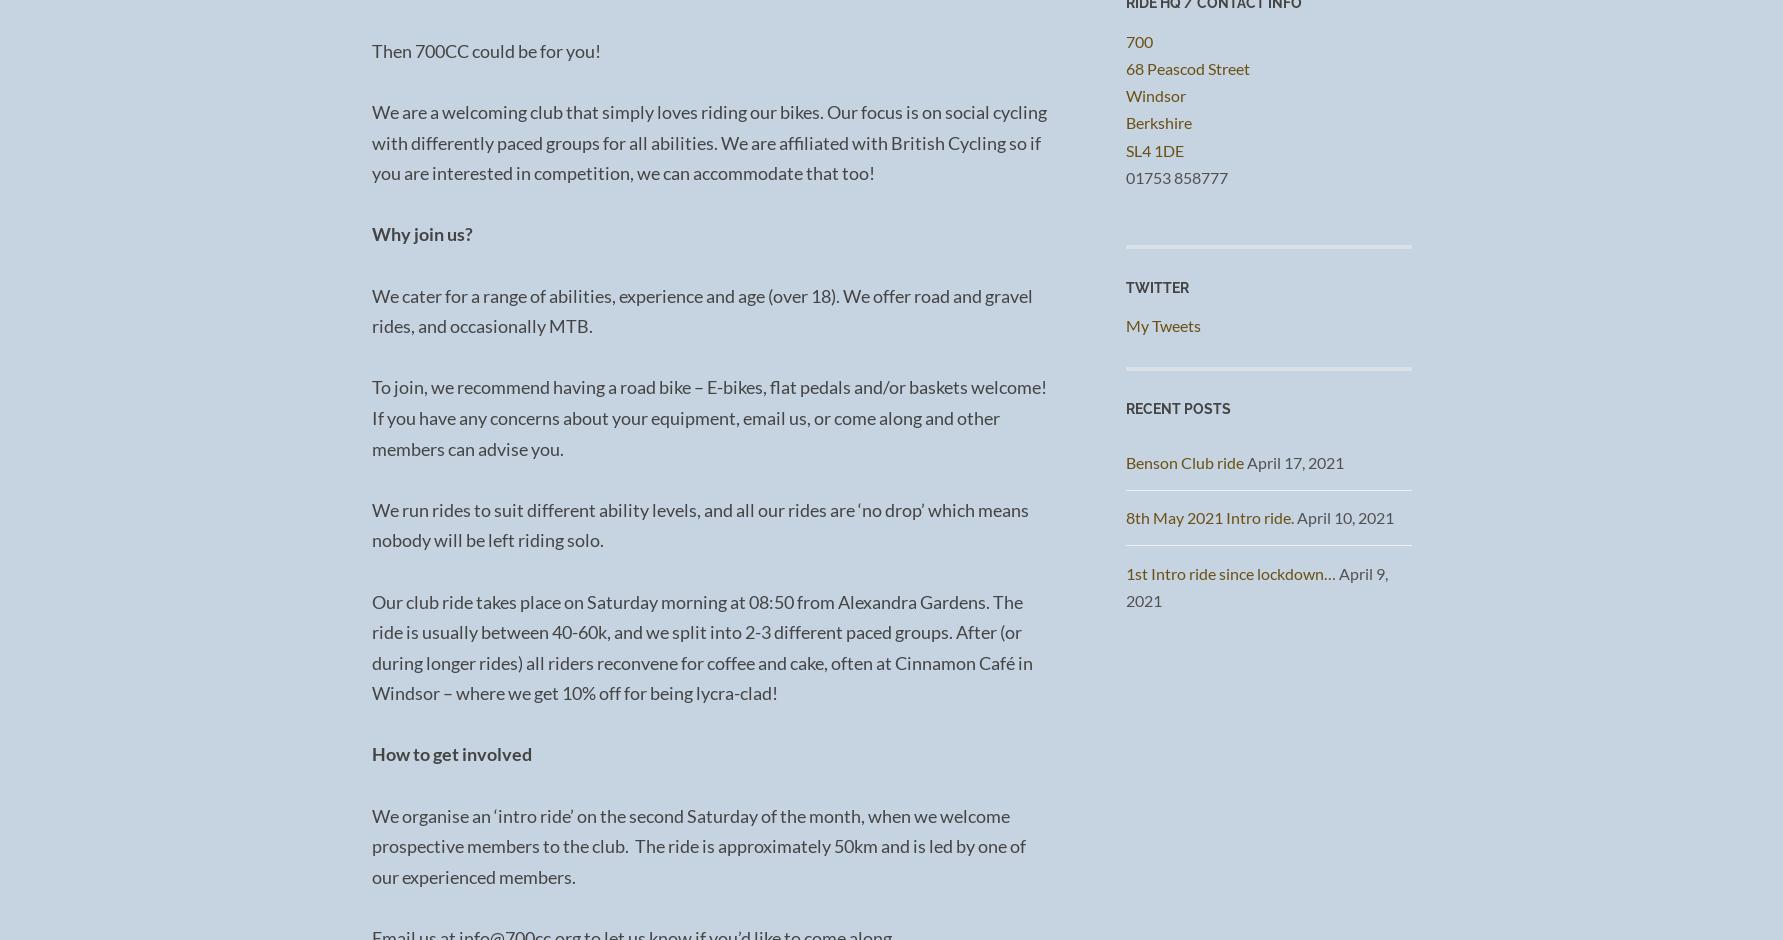 The image size is (1783, 940). What do you see at coordinates (707, 417) in the screenshot?
I see `'To join, we recommend having a road bike – E-bikes, flat pedals and/or baskets welcome! If you have any concerns about your equipment, email us, or come along and other members can advise you.'` at bounding box center [707, 417].